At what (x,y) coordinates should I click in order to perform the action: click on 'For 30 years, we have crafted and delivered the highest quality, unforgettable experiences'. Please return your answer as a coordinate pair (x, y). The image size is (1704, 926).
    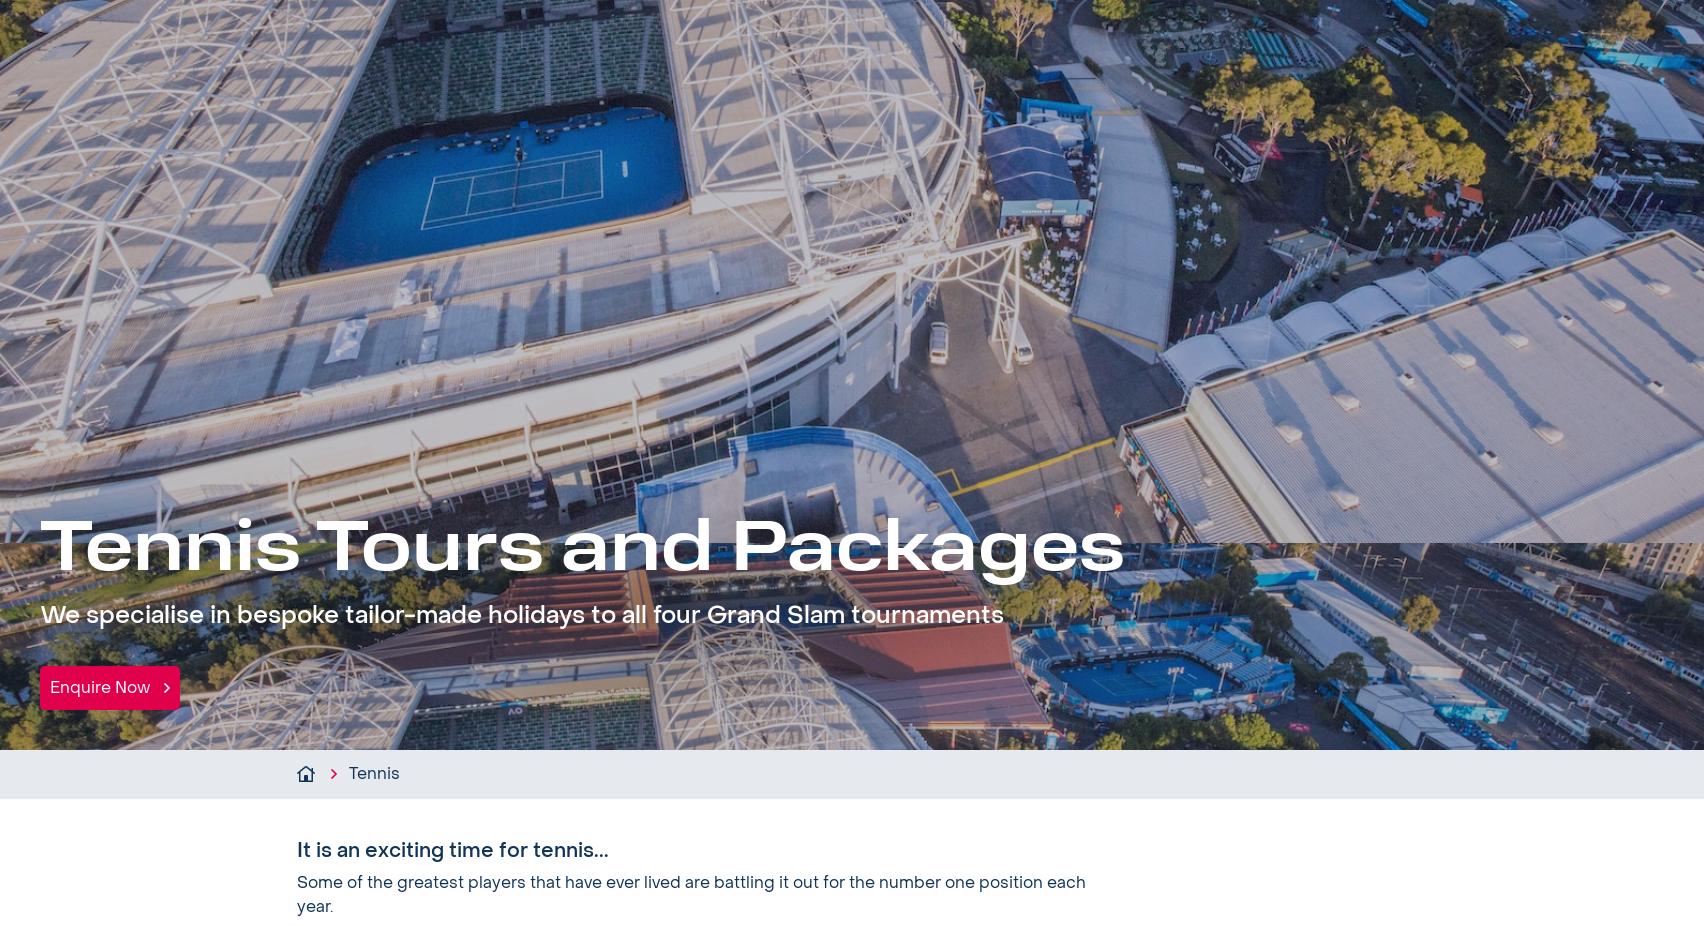
    Looking at the image, I should click on (1266, 337).